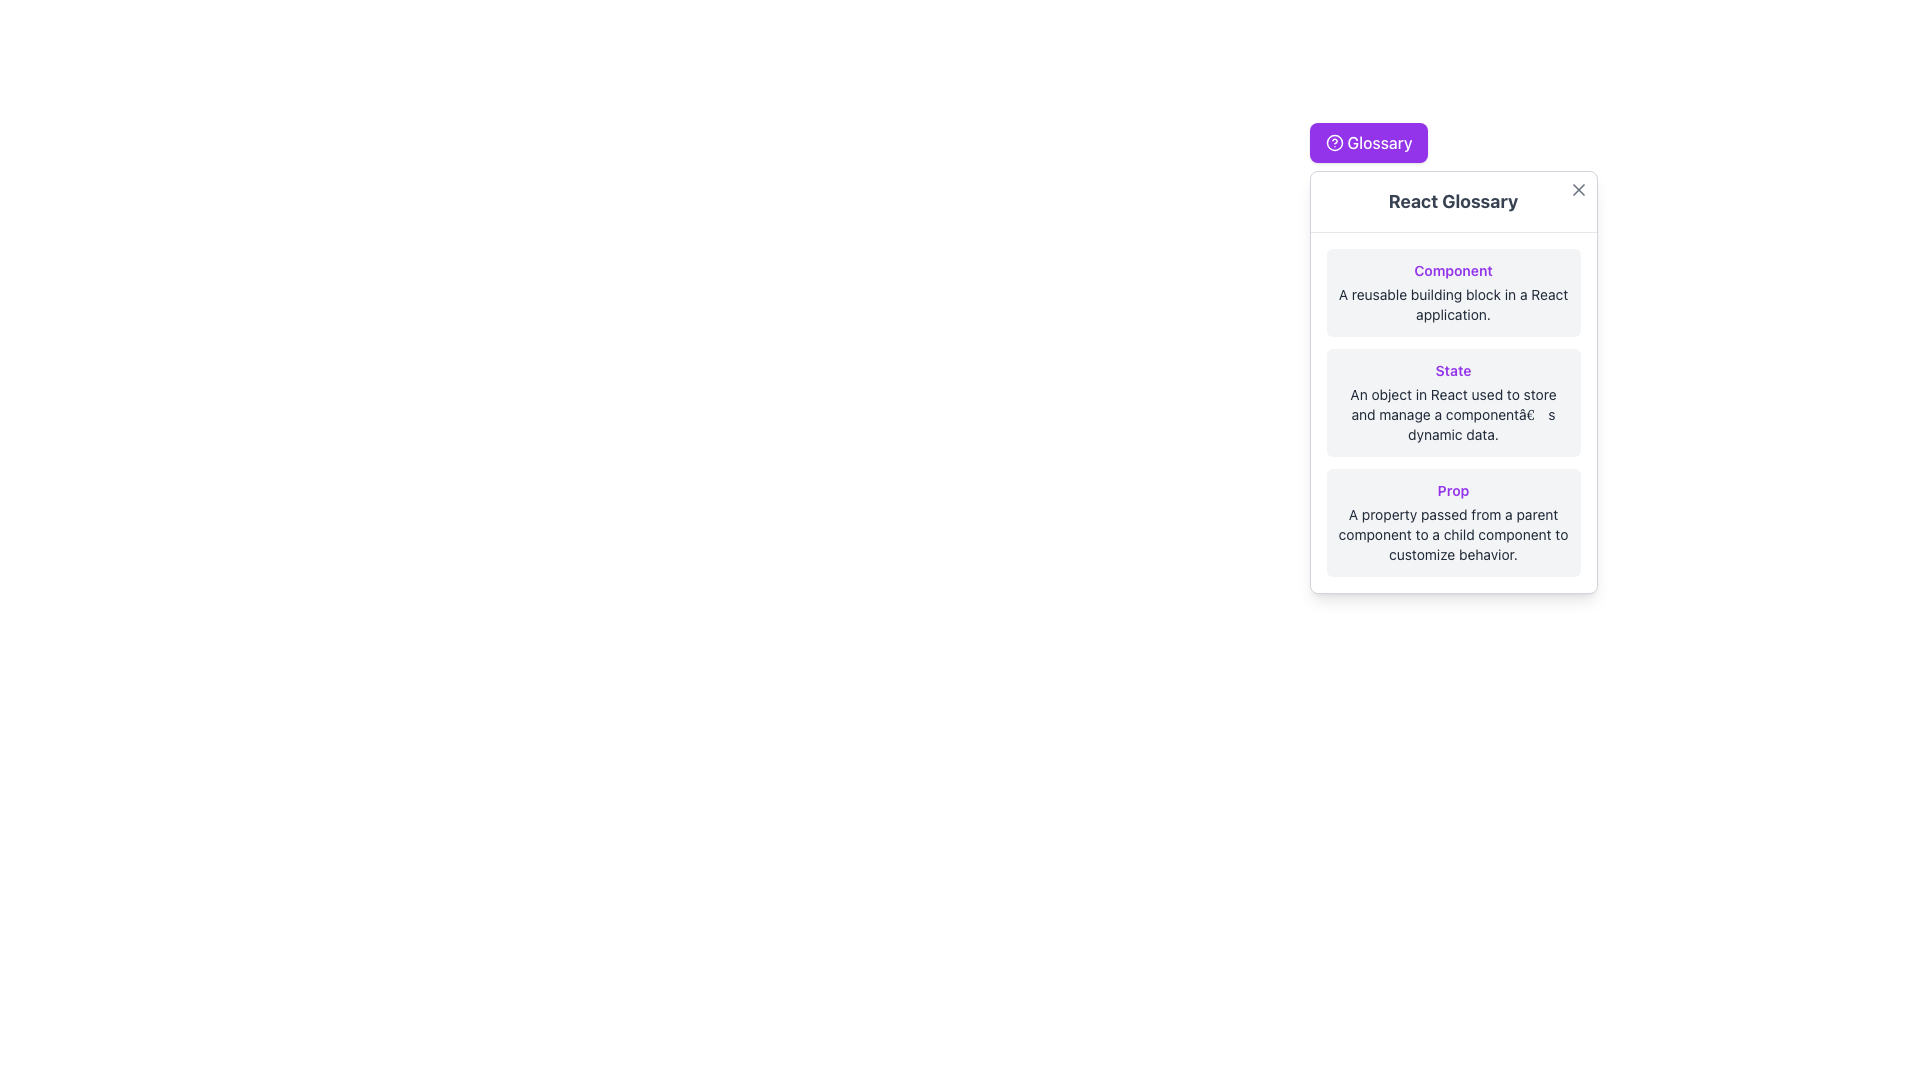  Describe the element at coordinates (1453, 534) in the screenshot. I see `the descriptive text displayed in dark gray color located below the 'Prop' title in the glossary modal` at that location.